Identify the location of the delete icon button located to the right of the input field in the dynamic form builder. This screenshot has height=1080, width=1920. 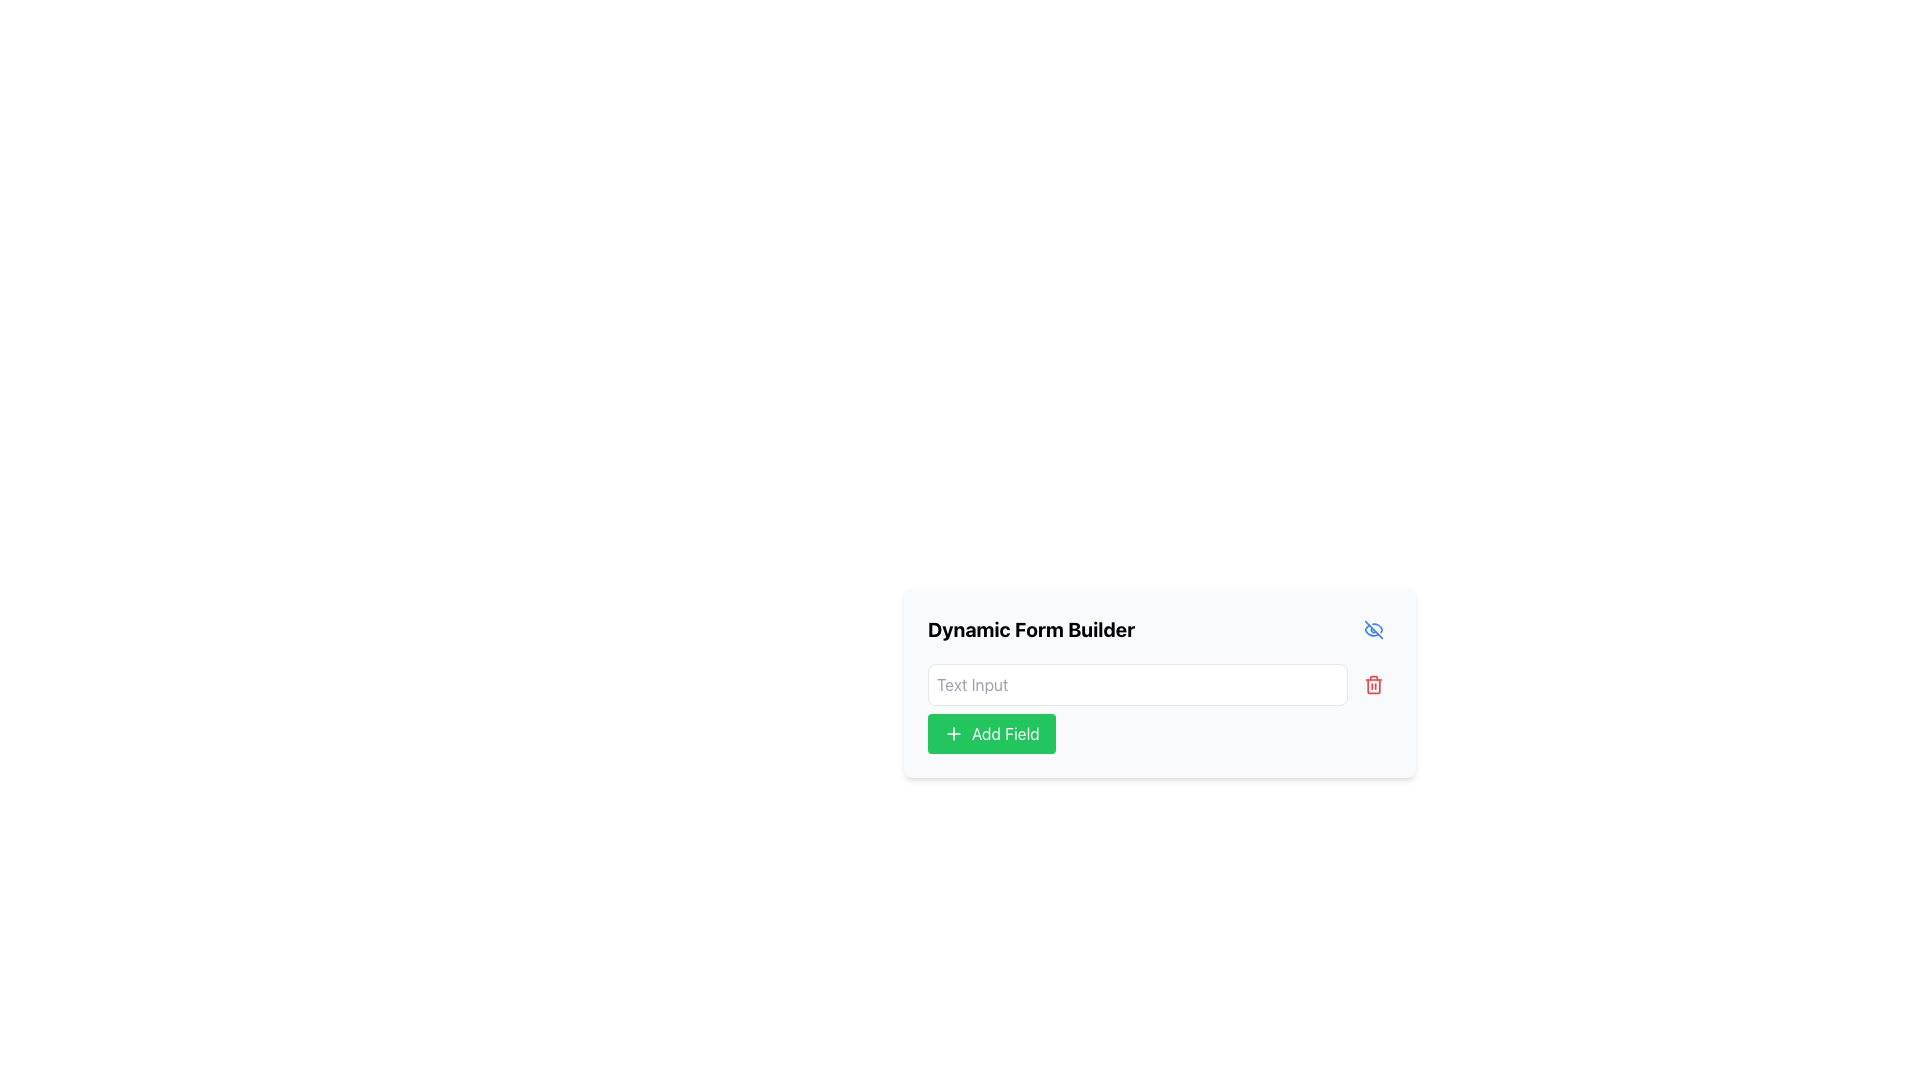
(1372, 684).